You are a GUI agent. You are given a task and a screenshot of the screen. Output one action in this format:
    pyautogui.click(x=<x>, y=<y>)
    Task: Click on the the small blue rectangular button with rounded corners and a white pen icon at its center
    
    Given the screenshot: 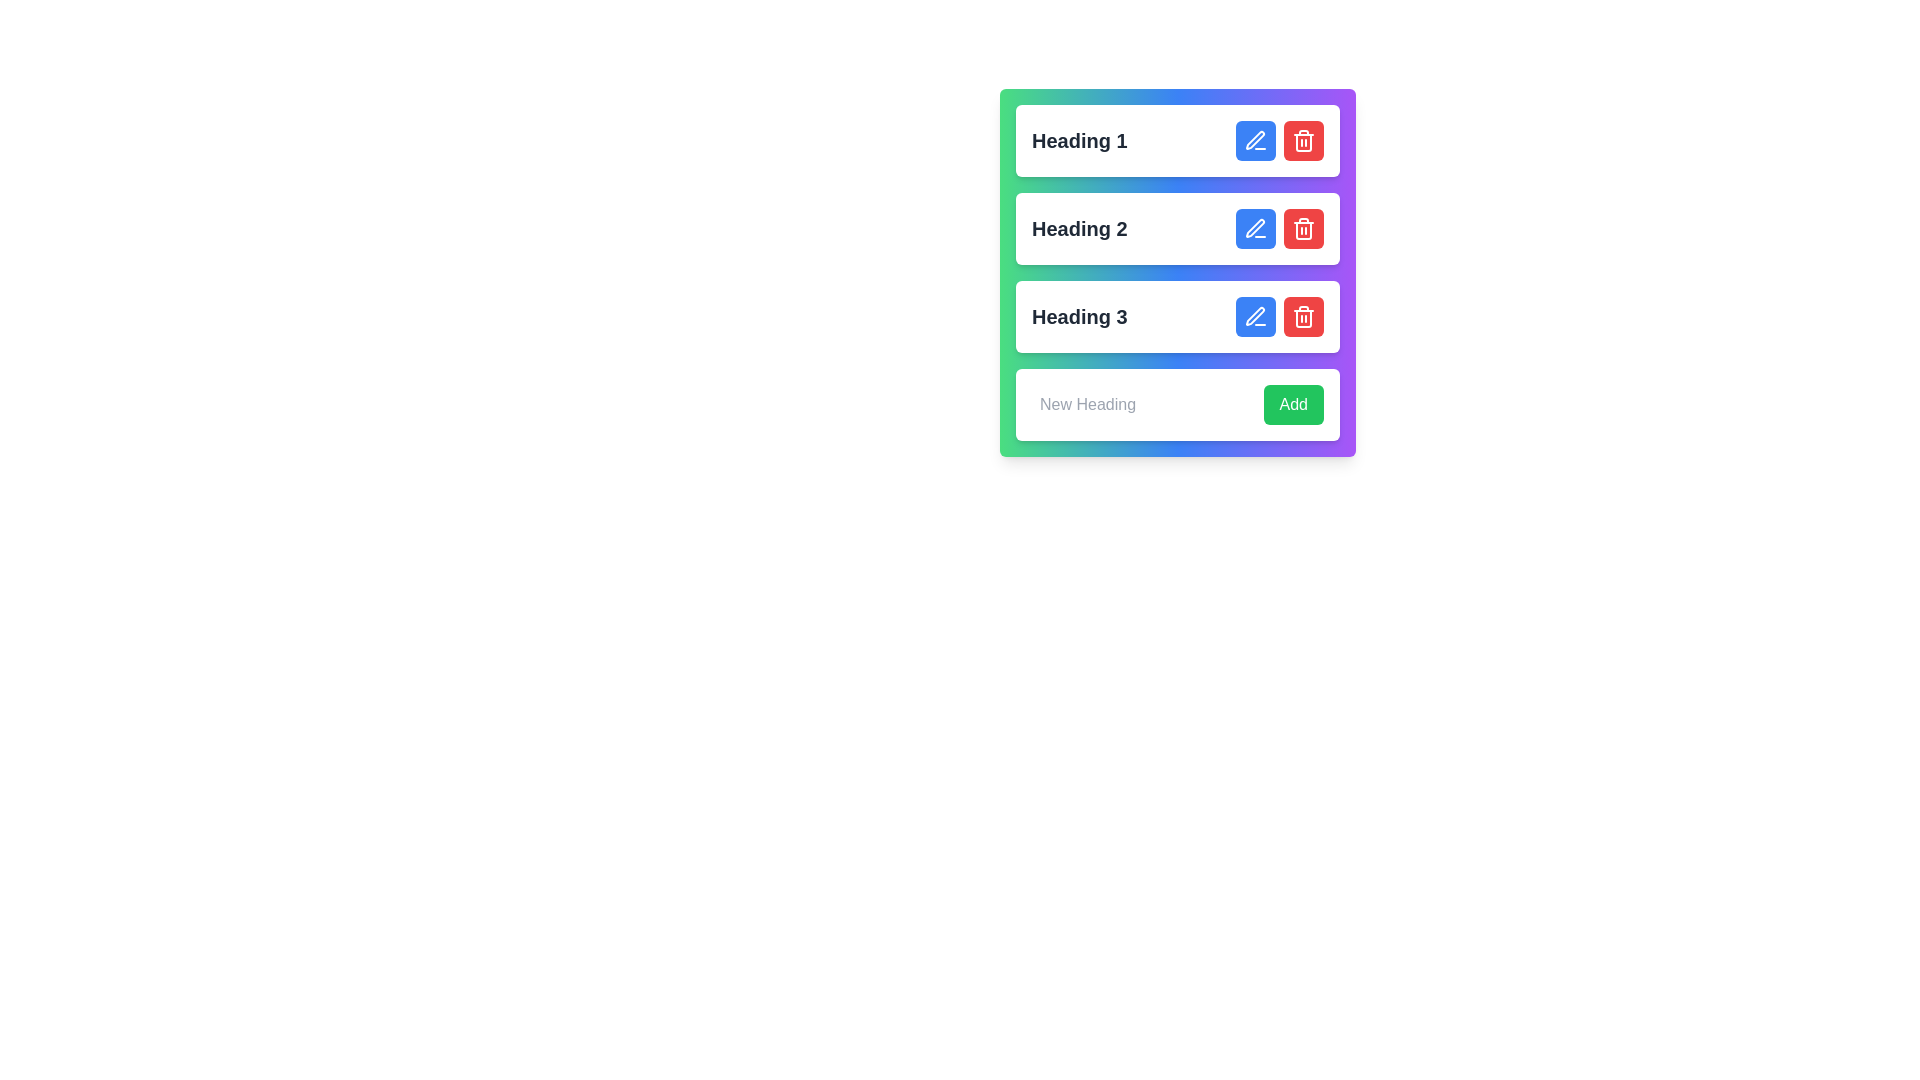 What is the action you would take?
    pyautogui.click(x=1255, y=140)
    